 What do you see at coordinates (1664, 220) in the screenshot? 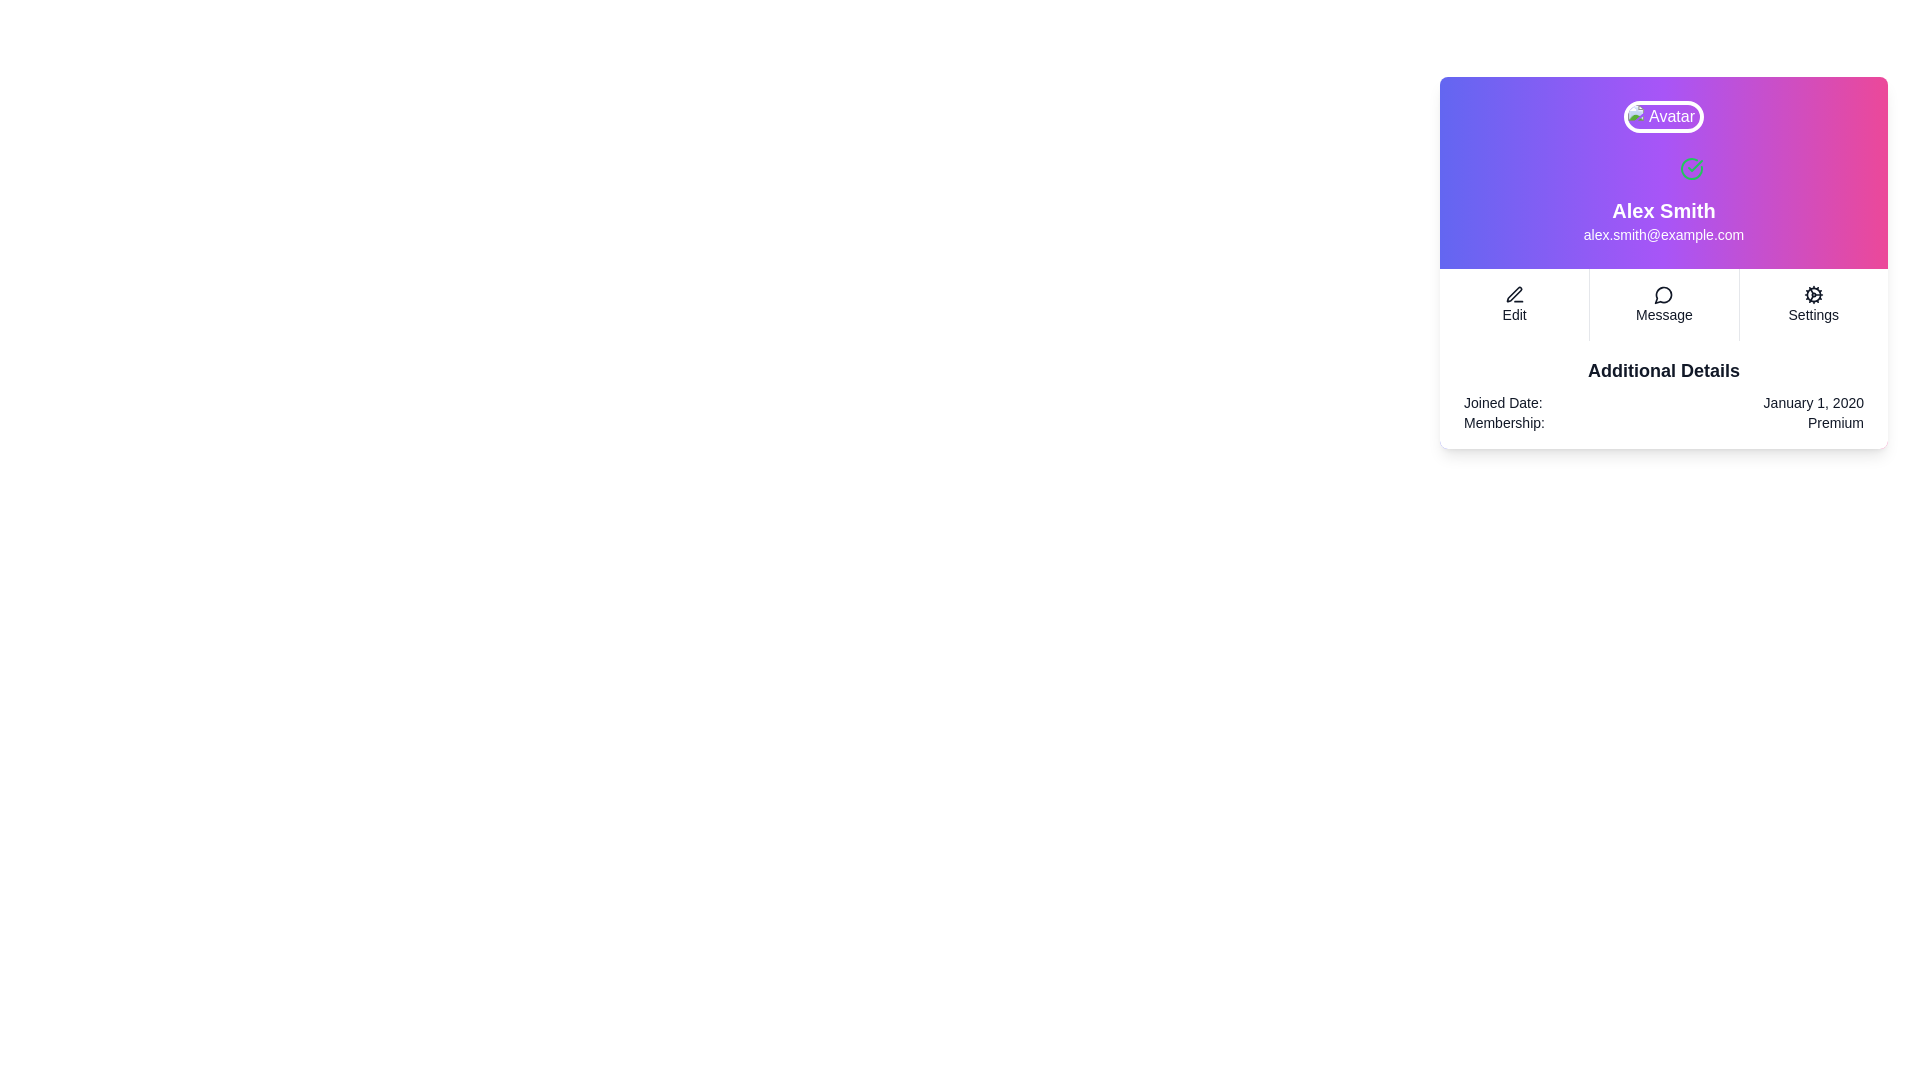
I see `the text display element that shows the user's name and email address, located below the avatar image and icon checkmark, and is the second text element in the card's vertical arrangement` at bounding box center [1664, 220].